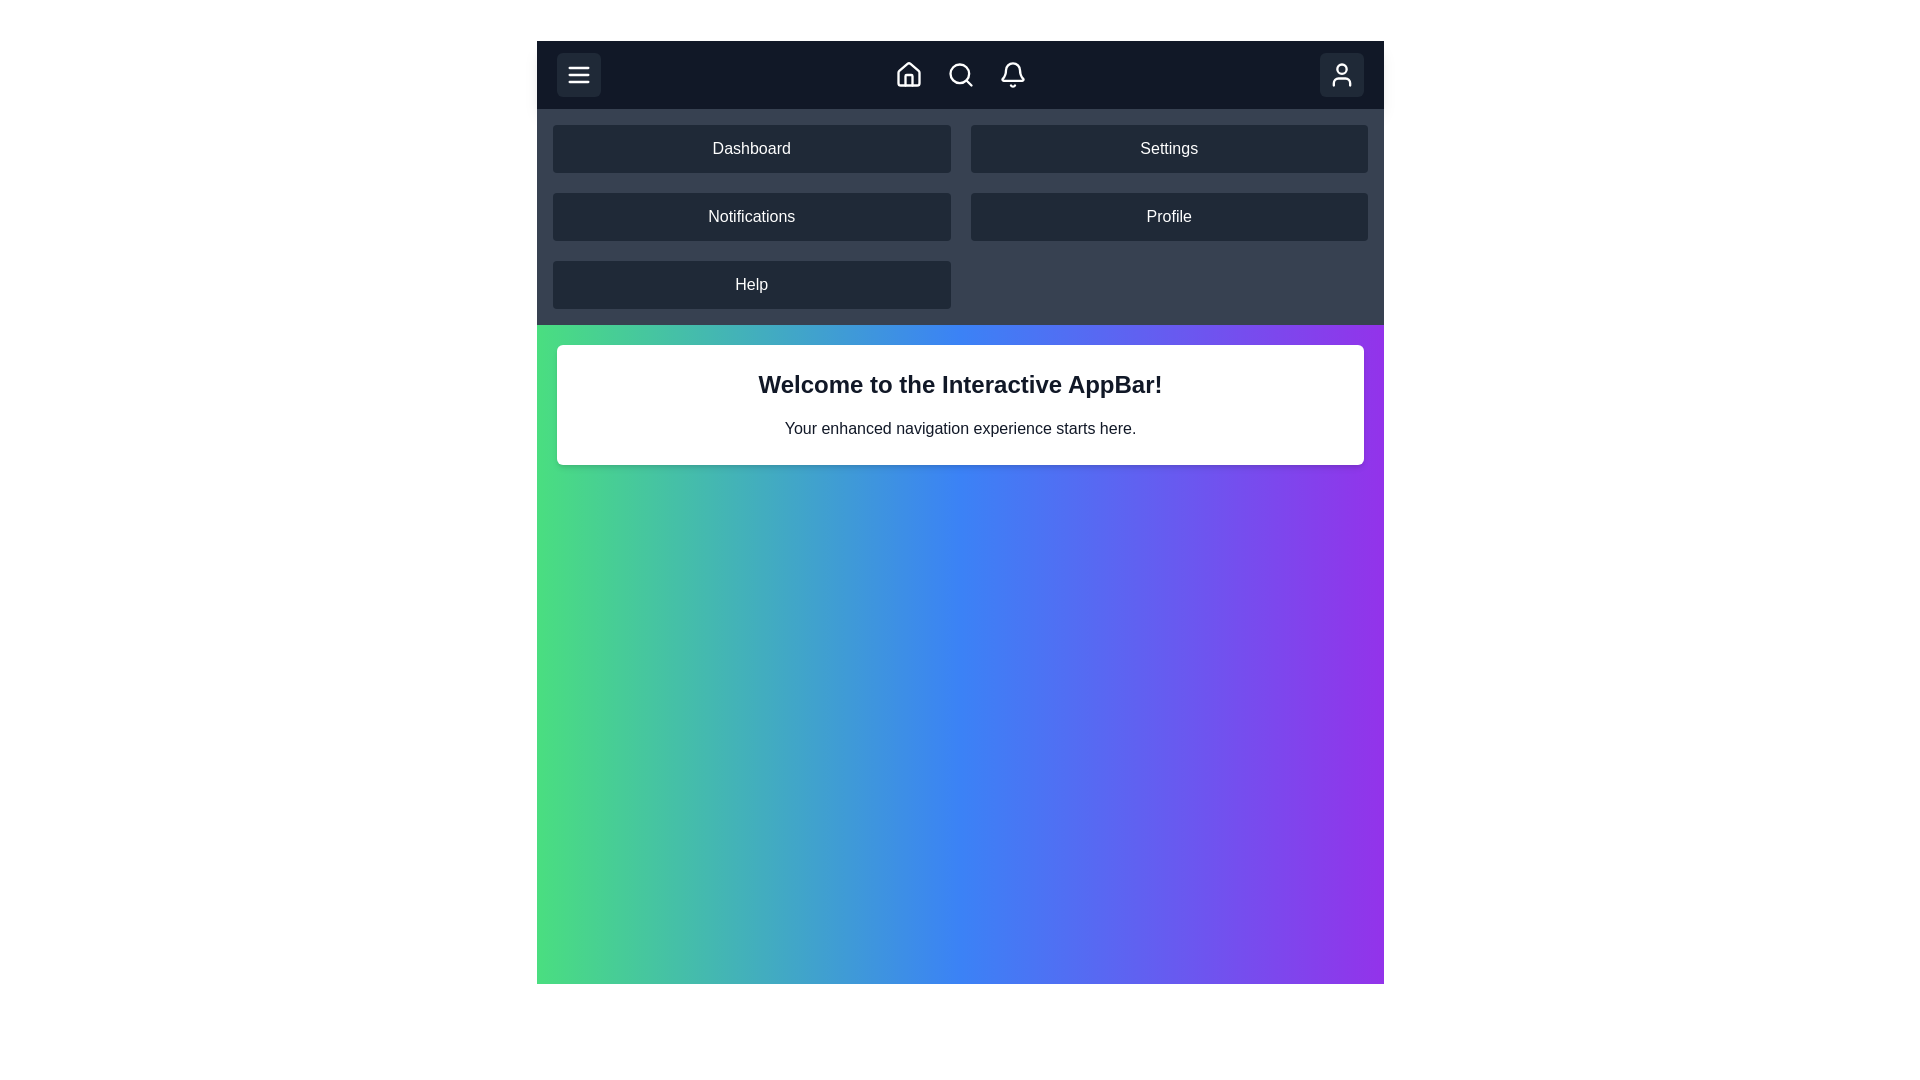 The image size is (1920, 1080). What do you see at coordinates (578, 73) in the screenshot?
I see `the menu toggle button to toggle the visibility of the navigation menu` at bounding box center [578, 73].